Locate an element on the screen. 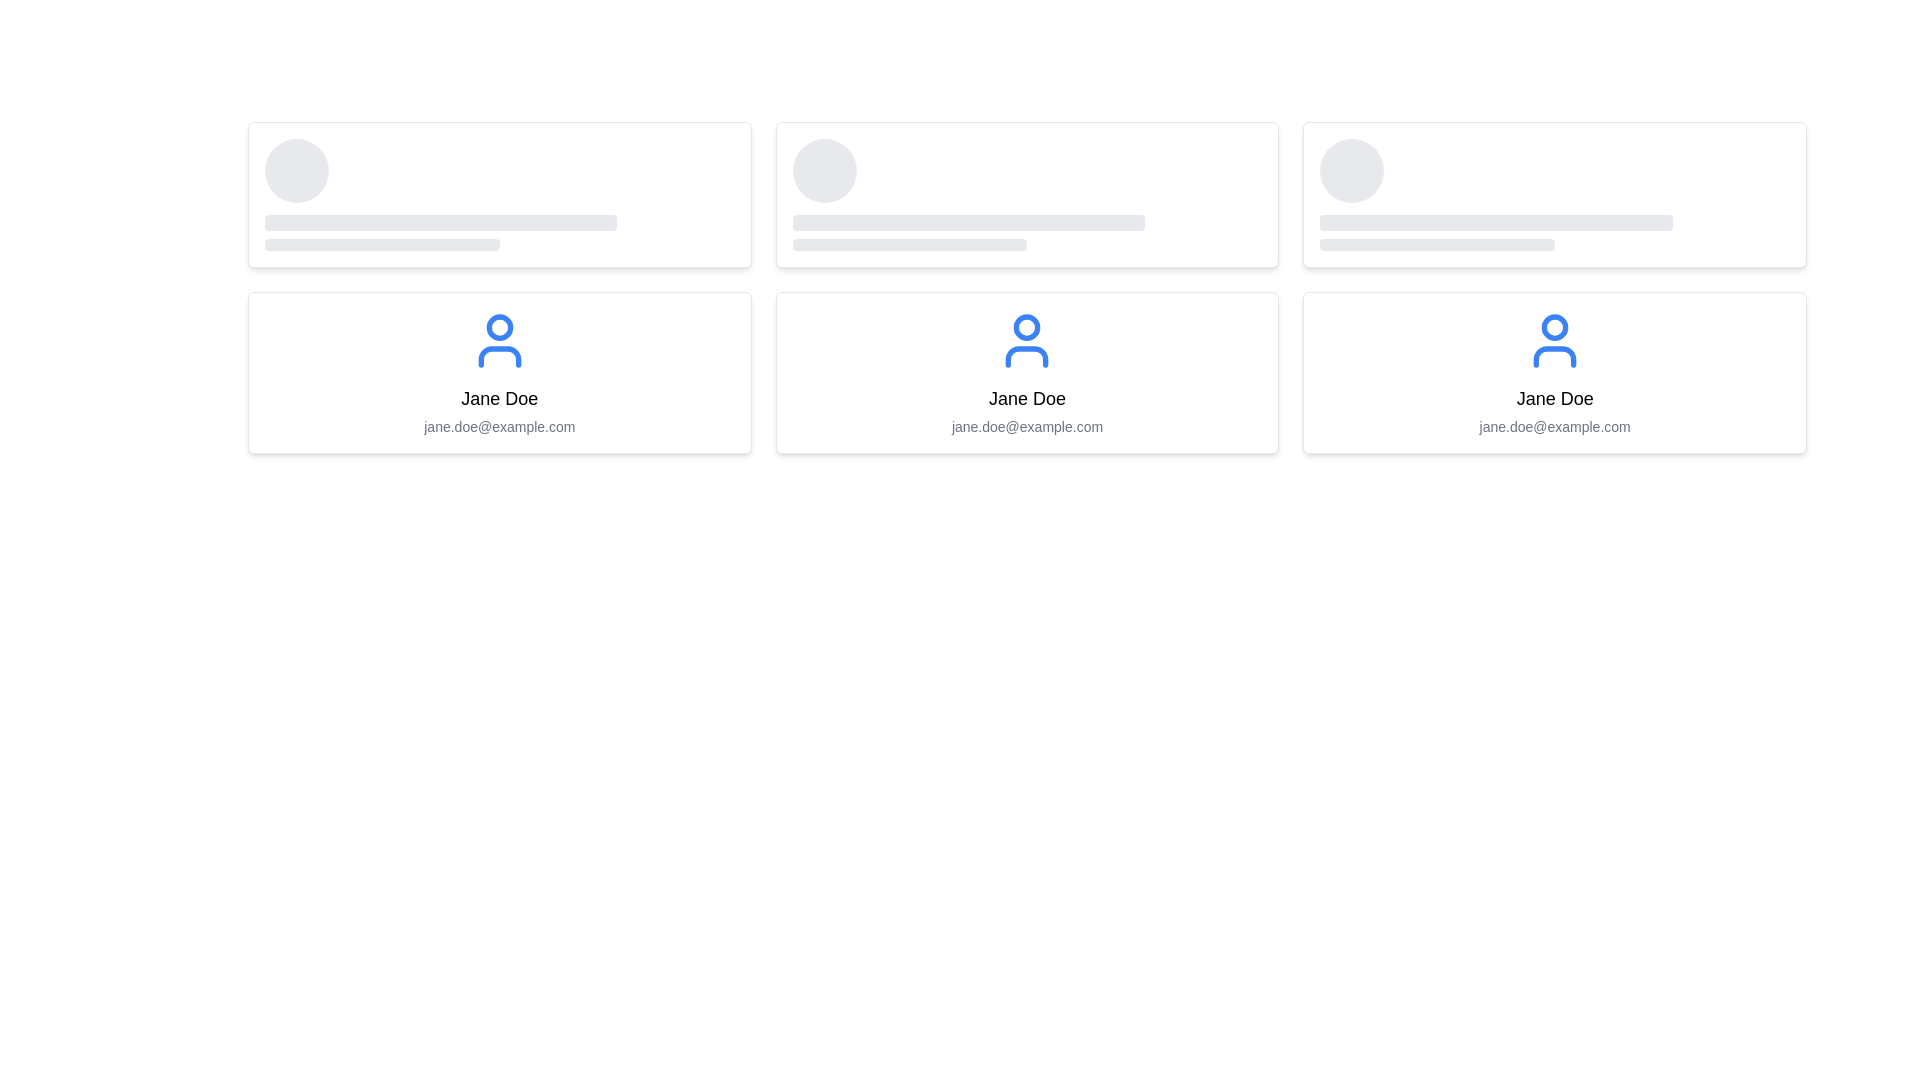 The width and height of the screenshot is (1920, 1080). the user profile icon located in the second card of the second row, which serves as a visual representation for user identification is located at coordinates (1027, 339).